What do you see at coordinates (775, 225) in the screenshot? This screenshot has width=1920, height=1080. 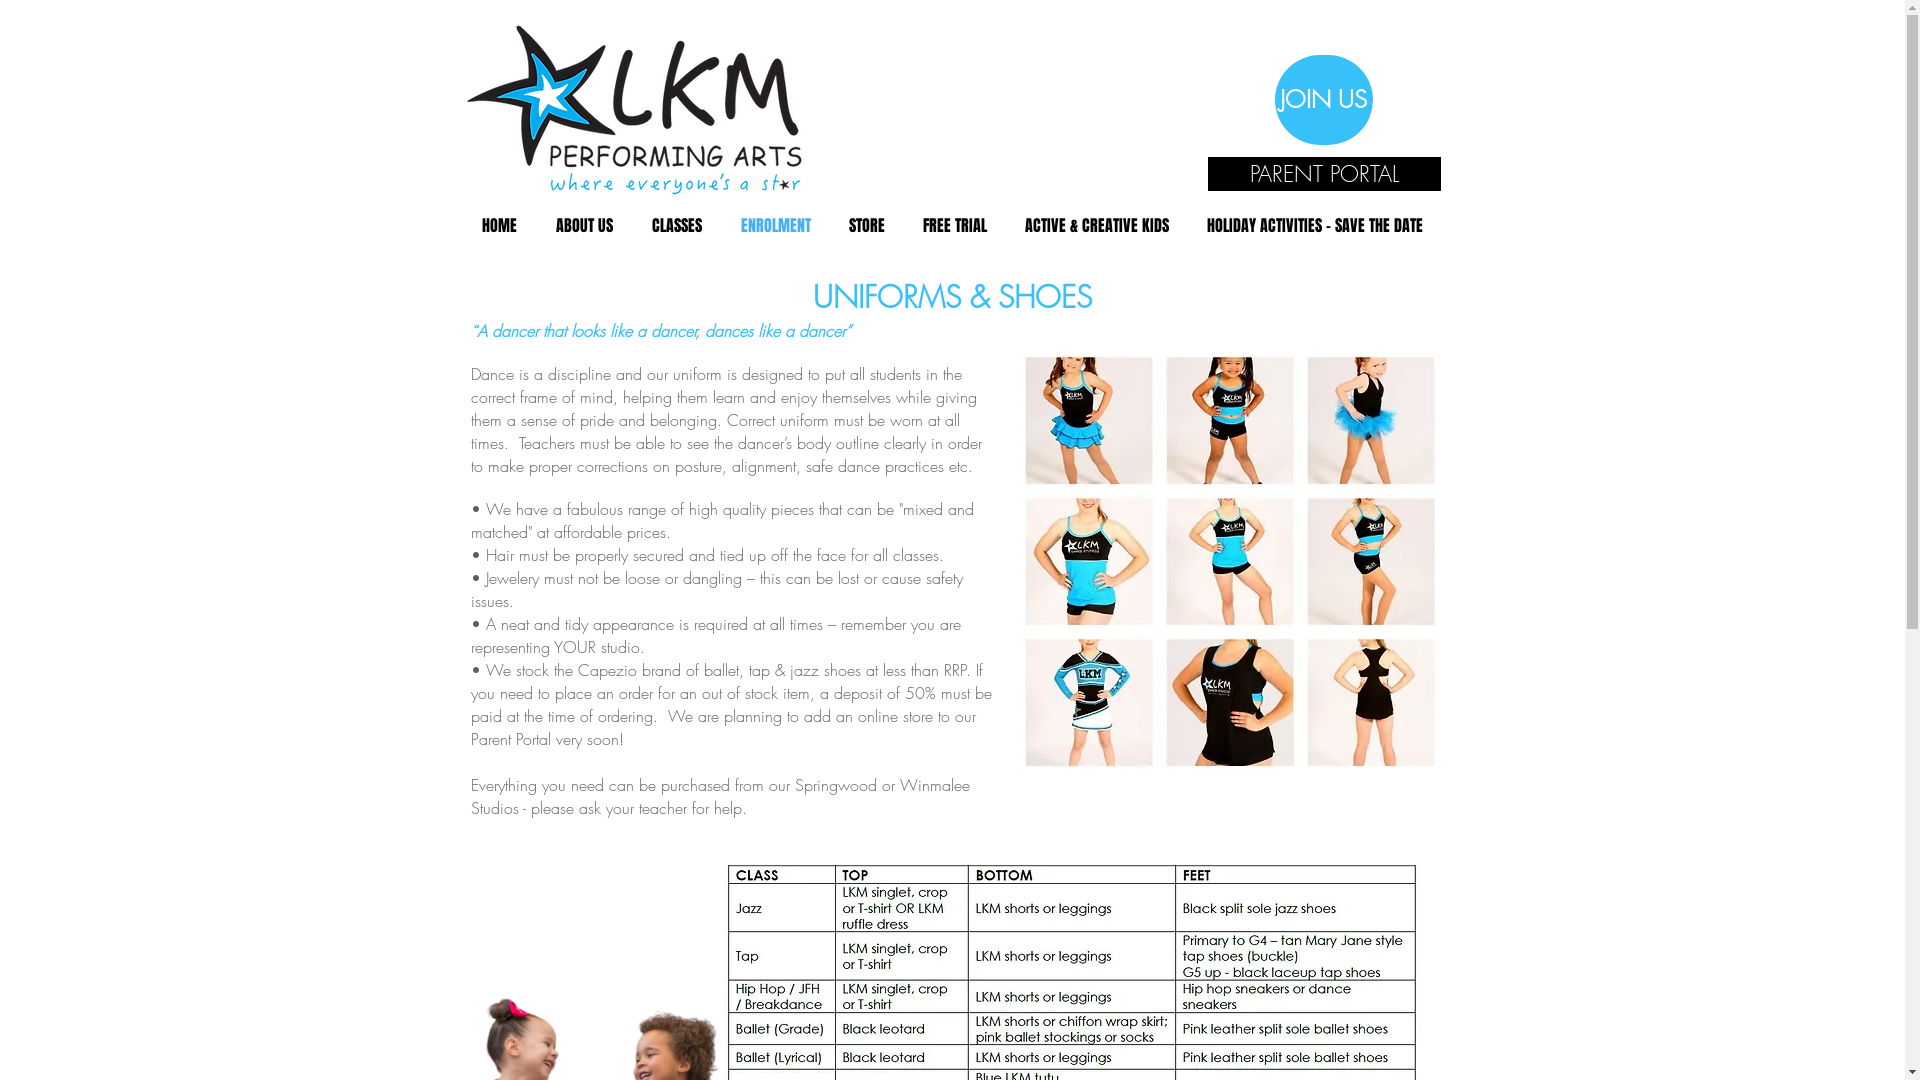 I see `'ENROLMENT'` at bounding box center [775, 225].